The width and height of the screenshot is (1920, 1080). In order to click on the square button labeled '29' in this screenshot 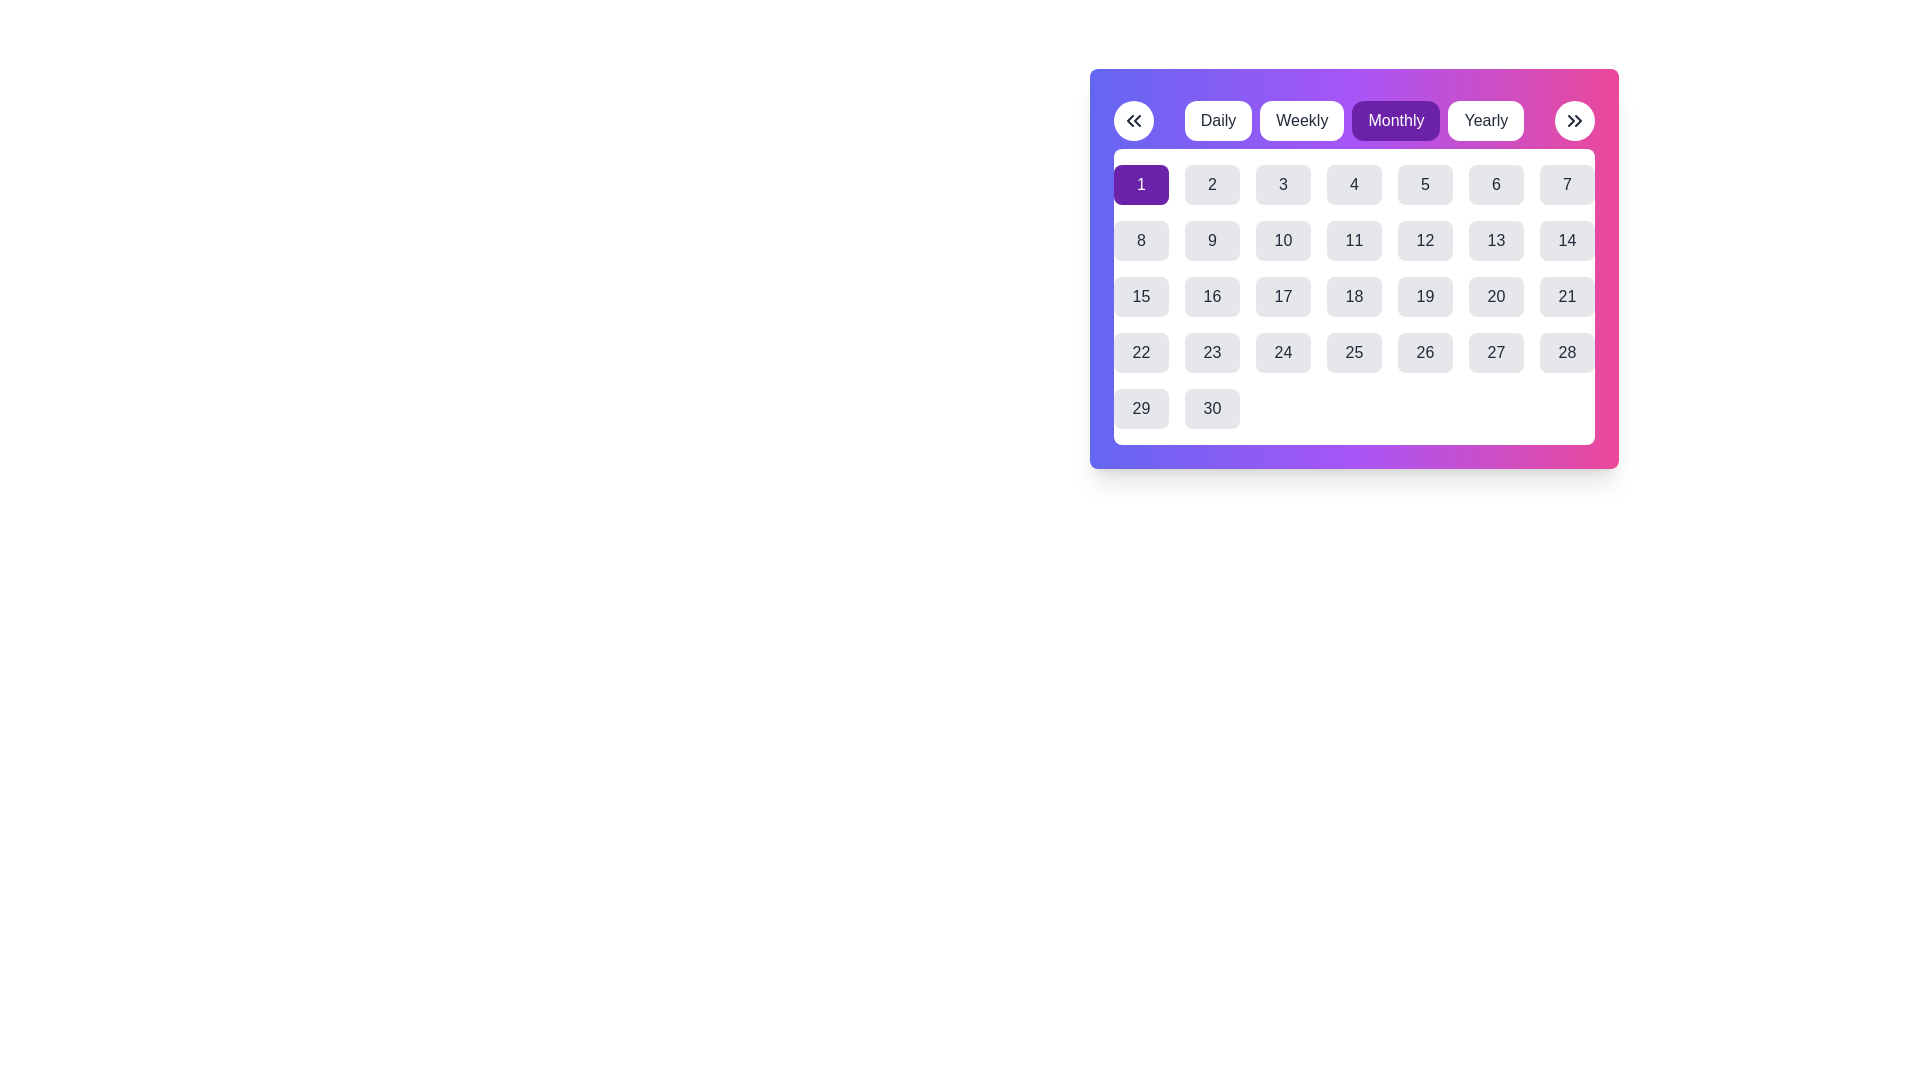, I will do `click(1141, 407)`.